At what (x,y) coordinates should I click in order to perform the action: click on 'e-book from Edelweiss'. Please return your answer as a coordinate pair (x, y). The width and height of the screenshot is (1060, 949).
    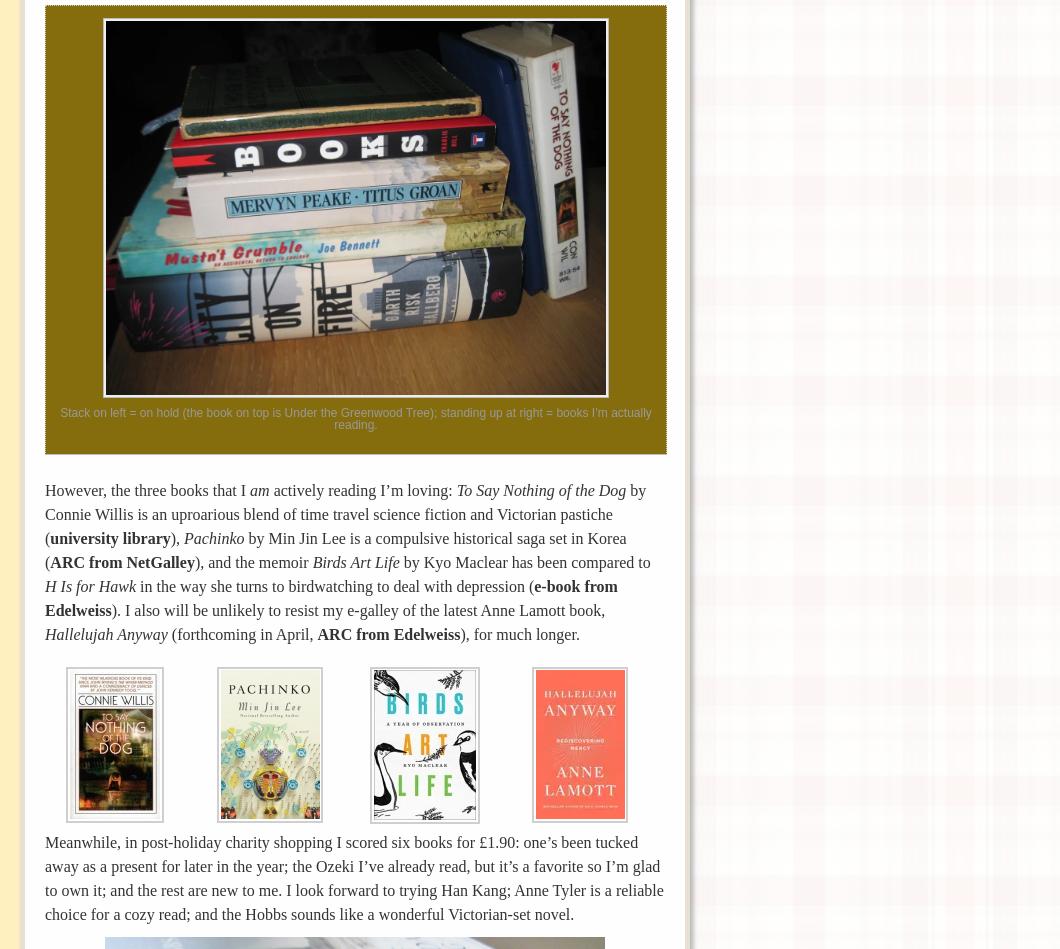
    Looking at the image, I should click on (331, 596).